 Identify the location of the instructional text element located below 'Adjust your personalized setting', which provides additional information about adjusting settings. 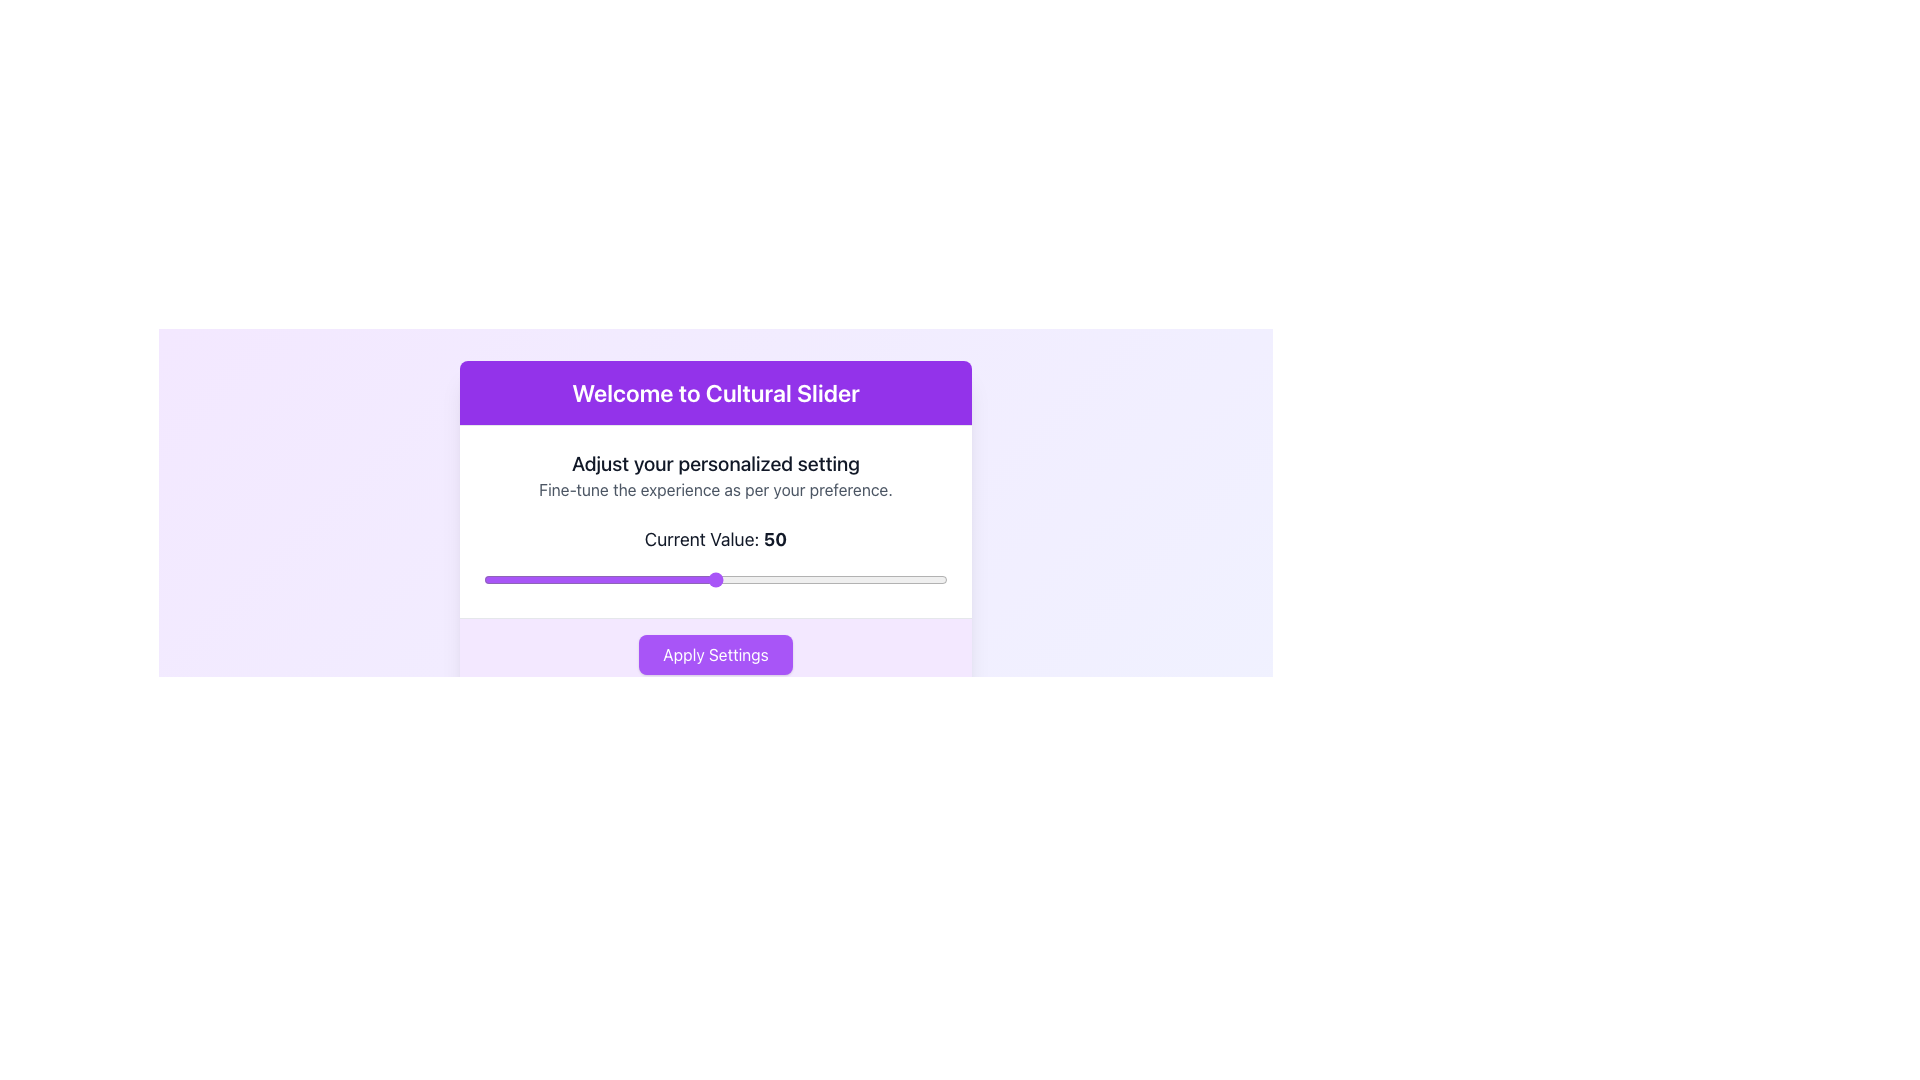
(715, 489).